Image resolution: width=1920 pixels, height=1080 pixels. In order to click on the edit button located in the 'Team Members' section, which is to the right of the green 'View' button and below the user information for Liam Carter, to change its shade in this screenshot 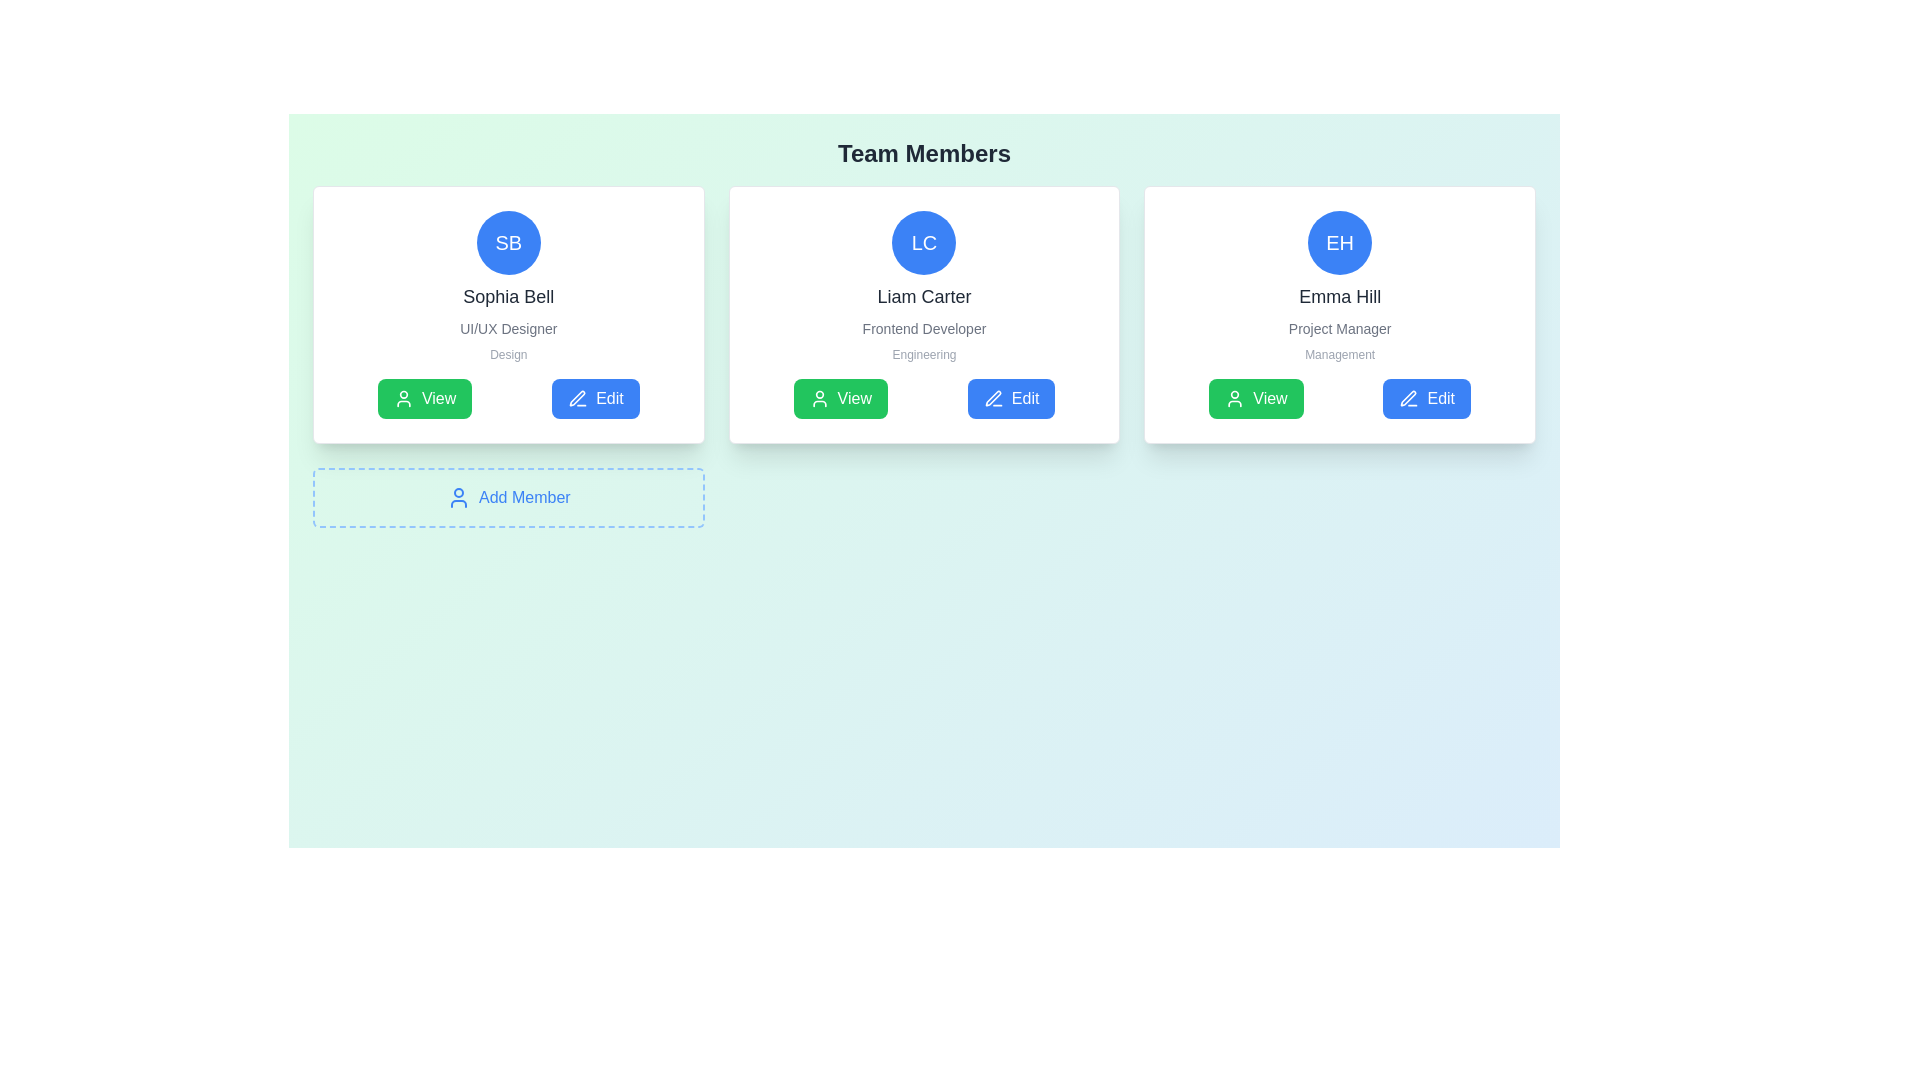, I will do `click(1011, 398)`.